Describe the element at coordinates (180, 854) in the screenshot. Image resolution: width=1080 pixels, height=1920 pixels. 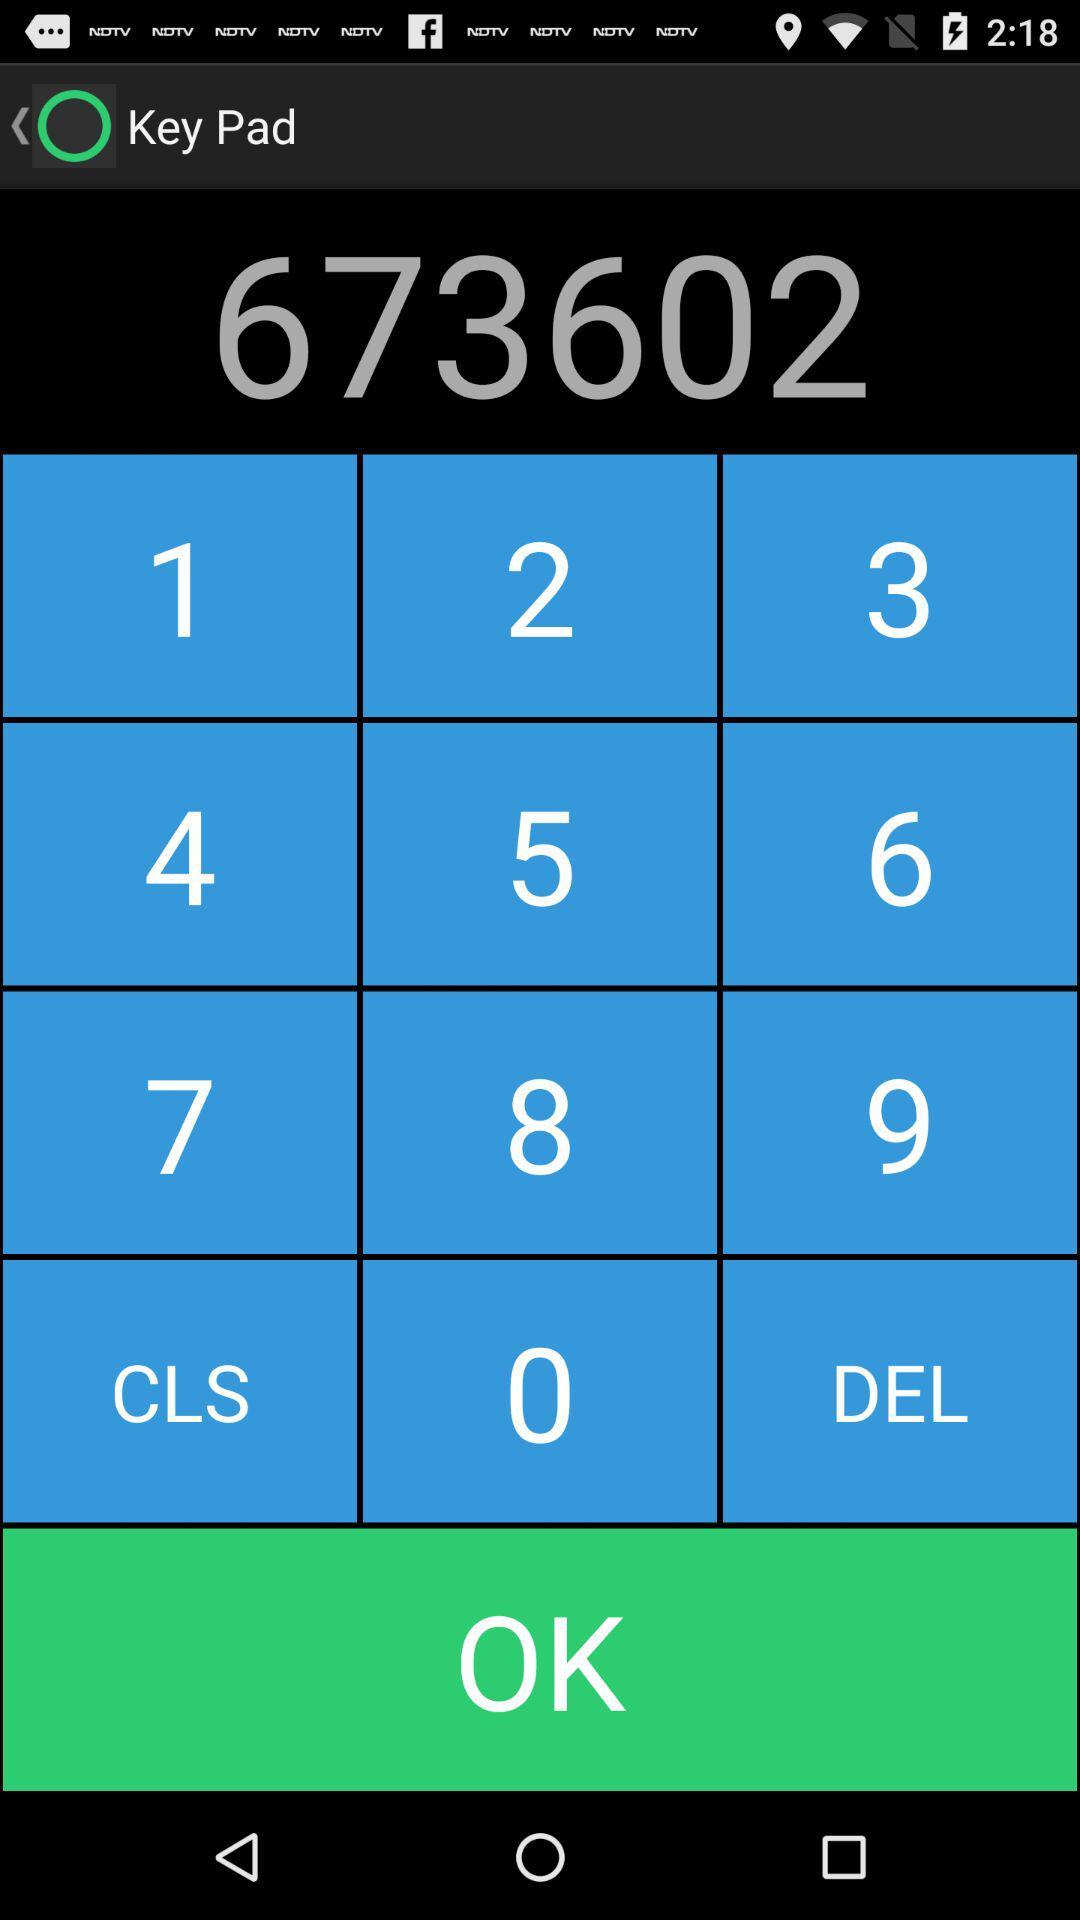
I see `the button to the left of the 2 icon` at that location.